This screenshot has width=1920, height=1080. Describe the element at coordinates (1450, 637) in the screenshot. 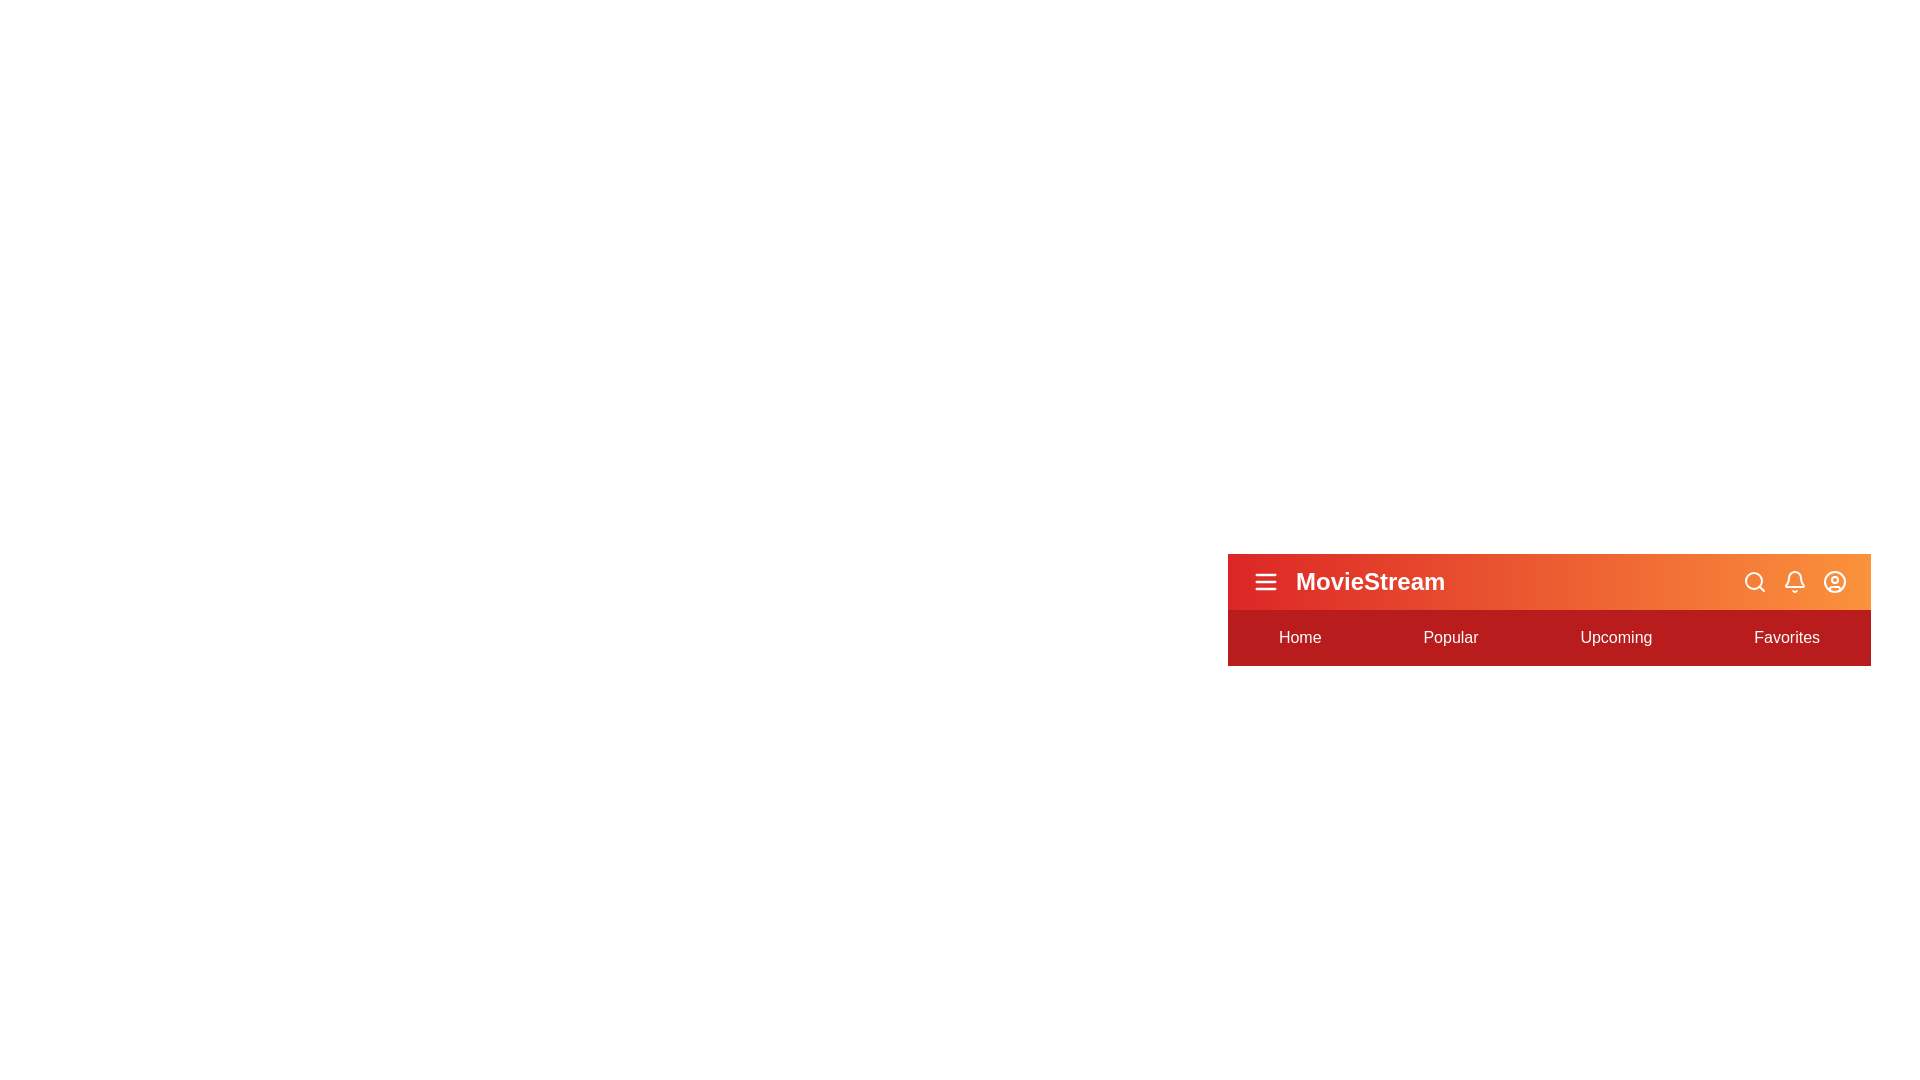

I see `the Popular navigation option` at that location.